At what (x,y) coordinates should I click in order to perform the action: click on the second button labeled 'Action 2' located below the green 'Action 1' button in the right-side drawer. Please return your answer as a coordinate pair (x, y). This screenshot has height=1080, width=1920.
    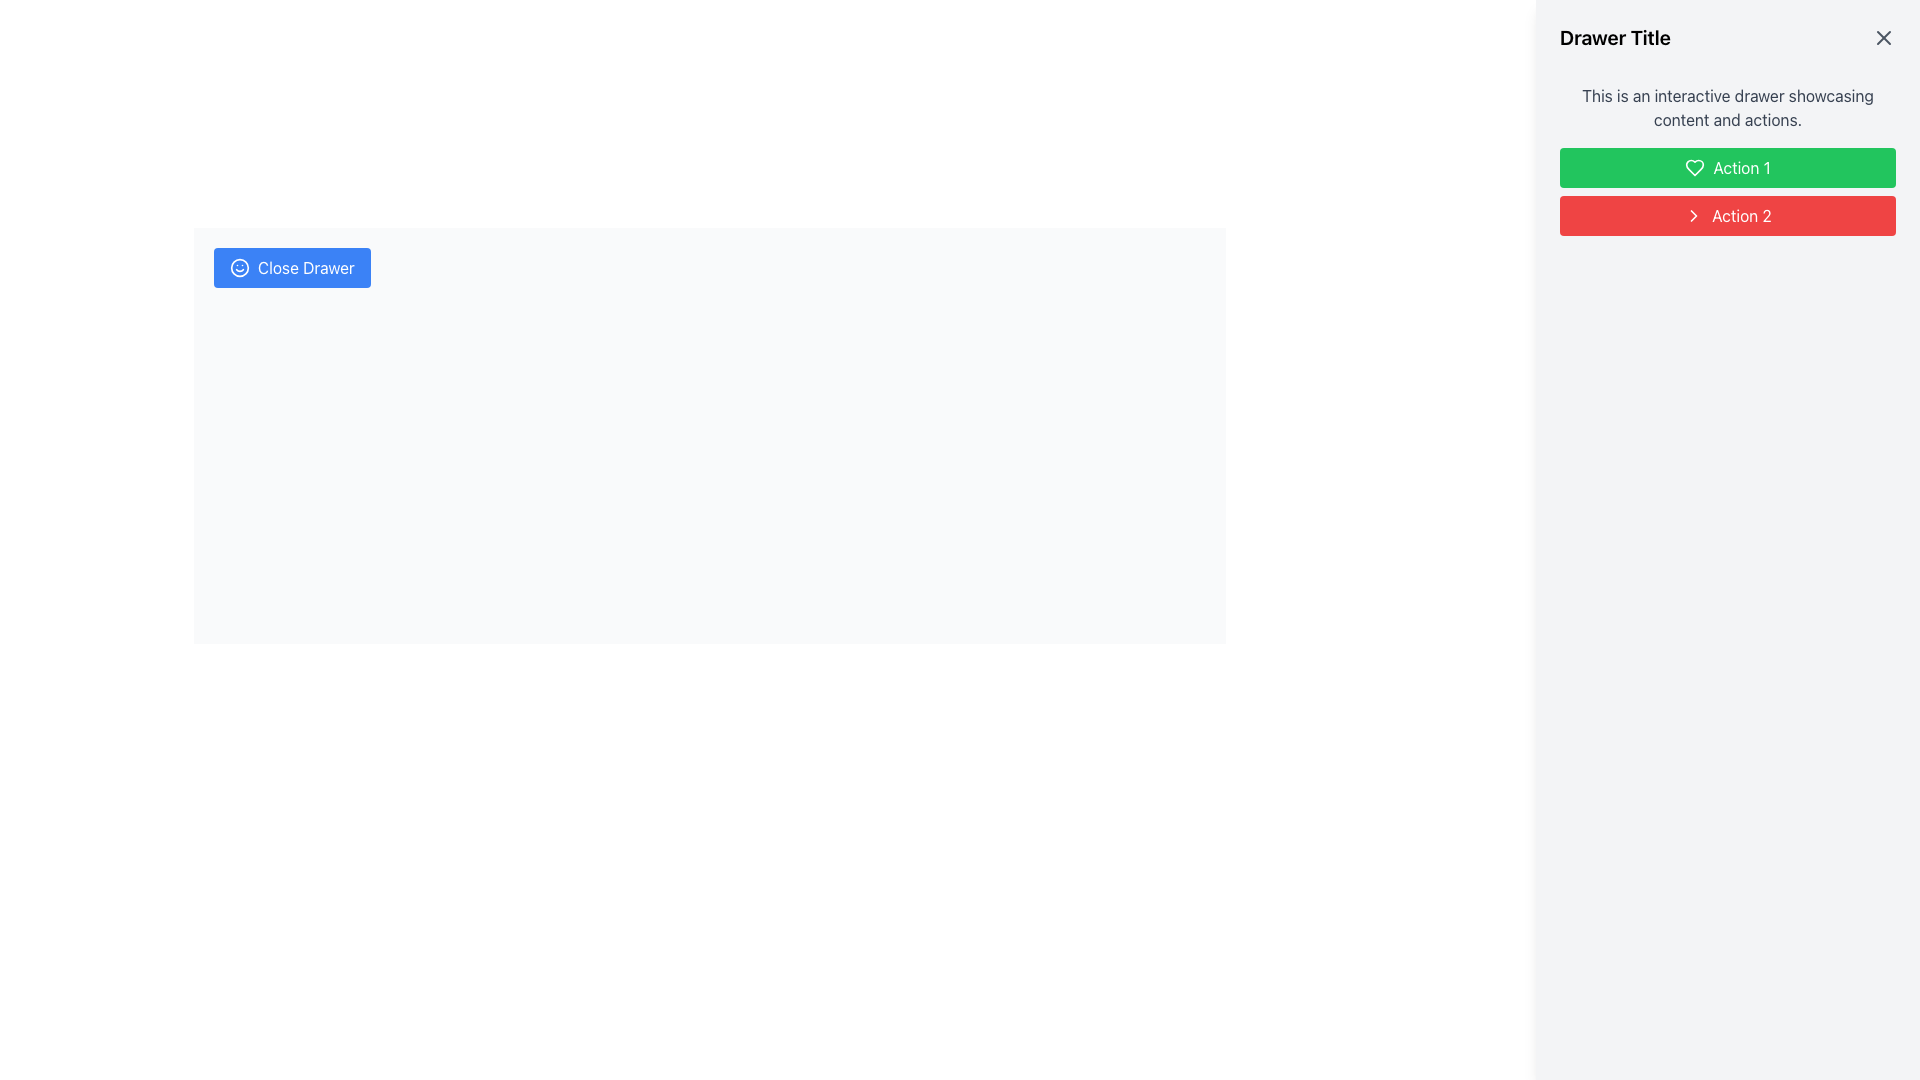
    Looking at the image, I should click on (1741, 216).